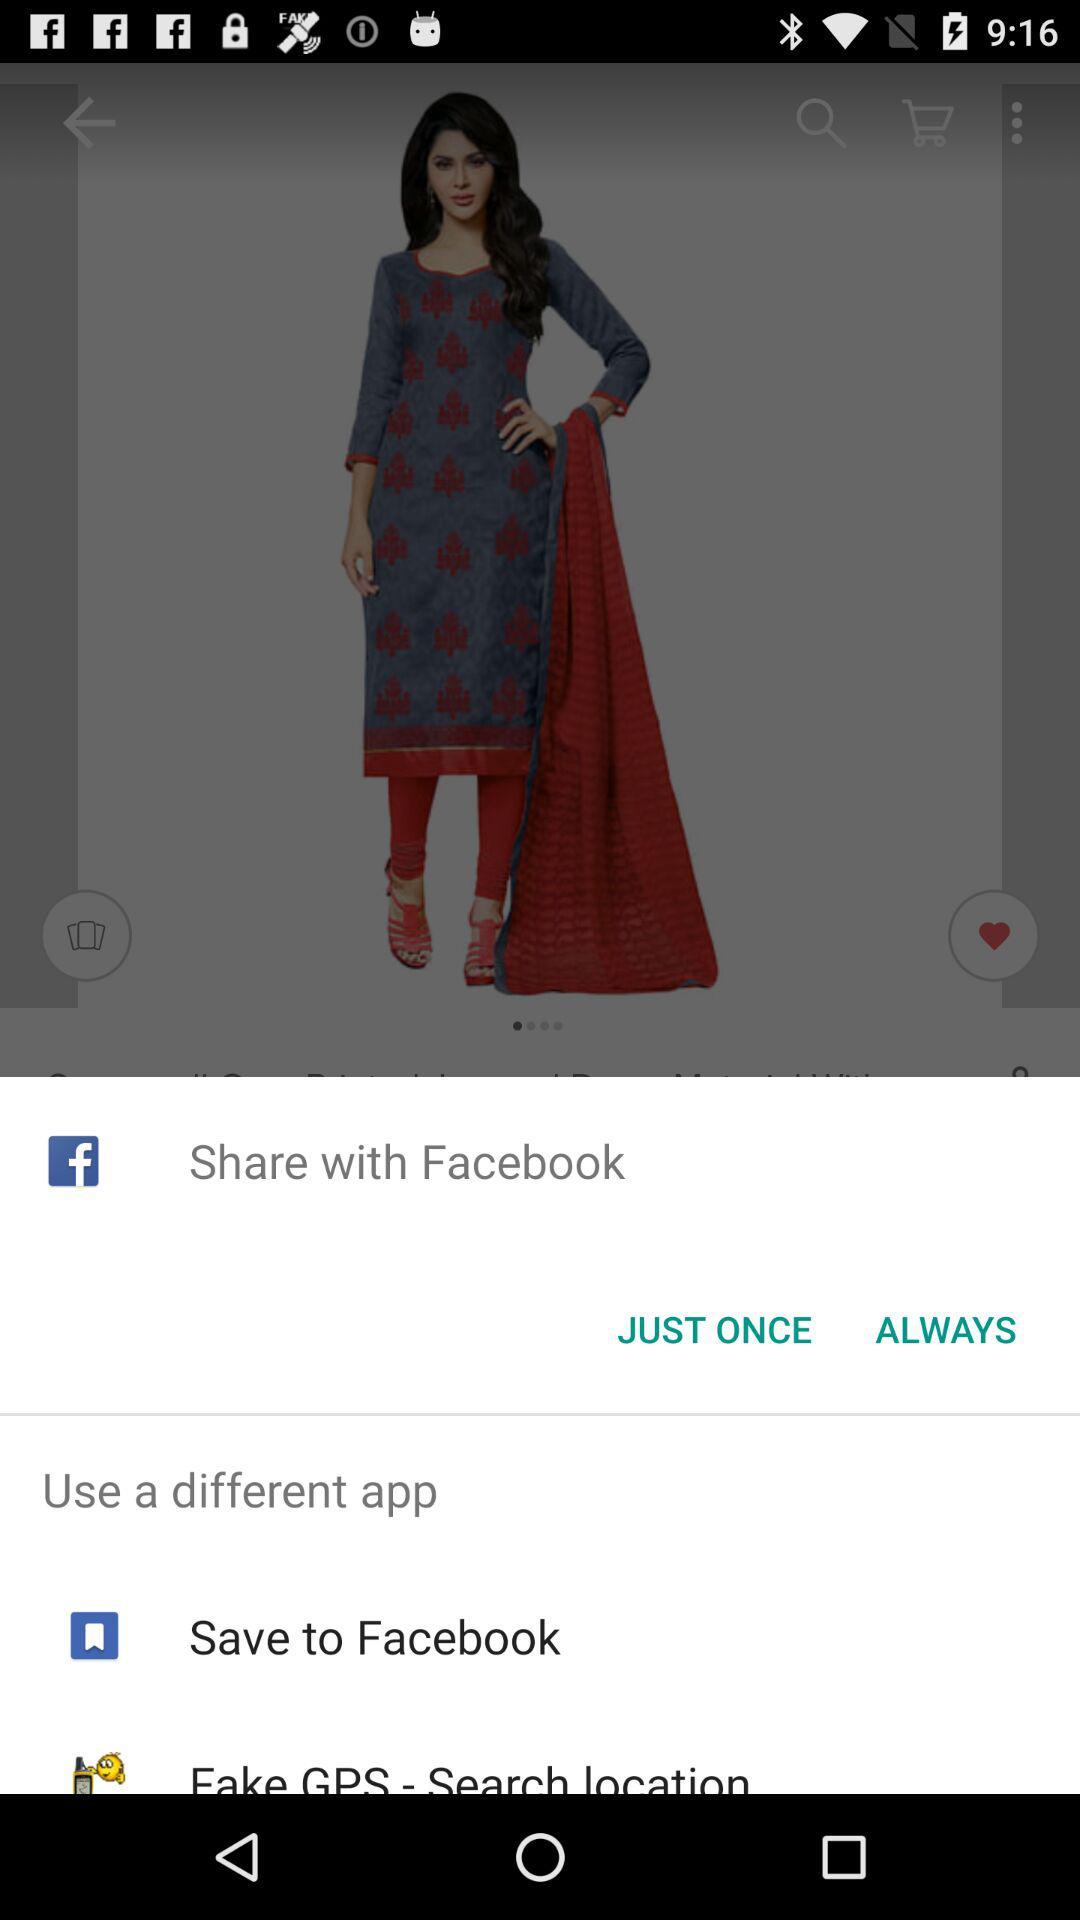  I want to click on the icon below share with facebook item, so click(713, 1329).